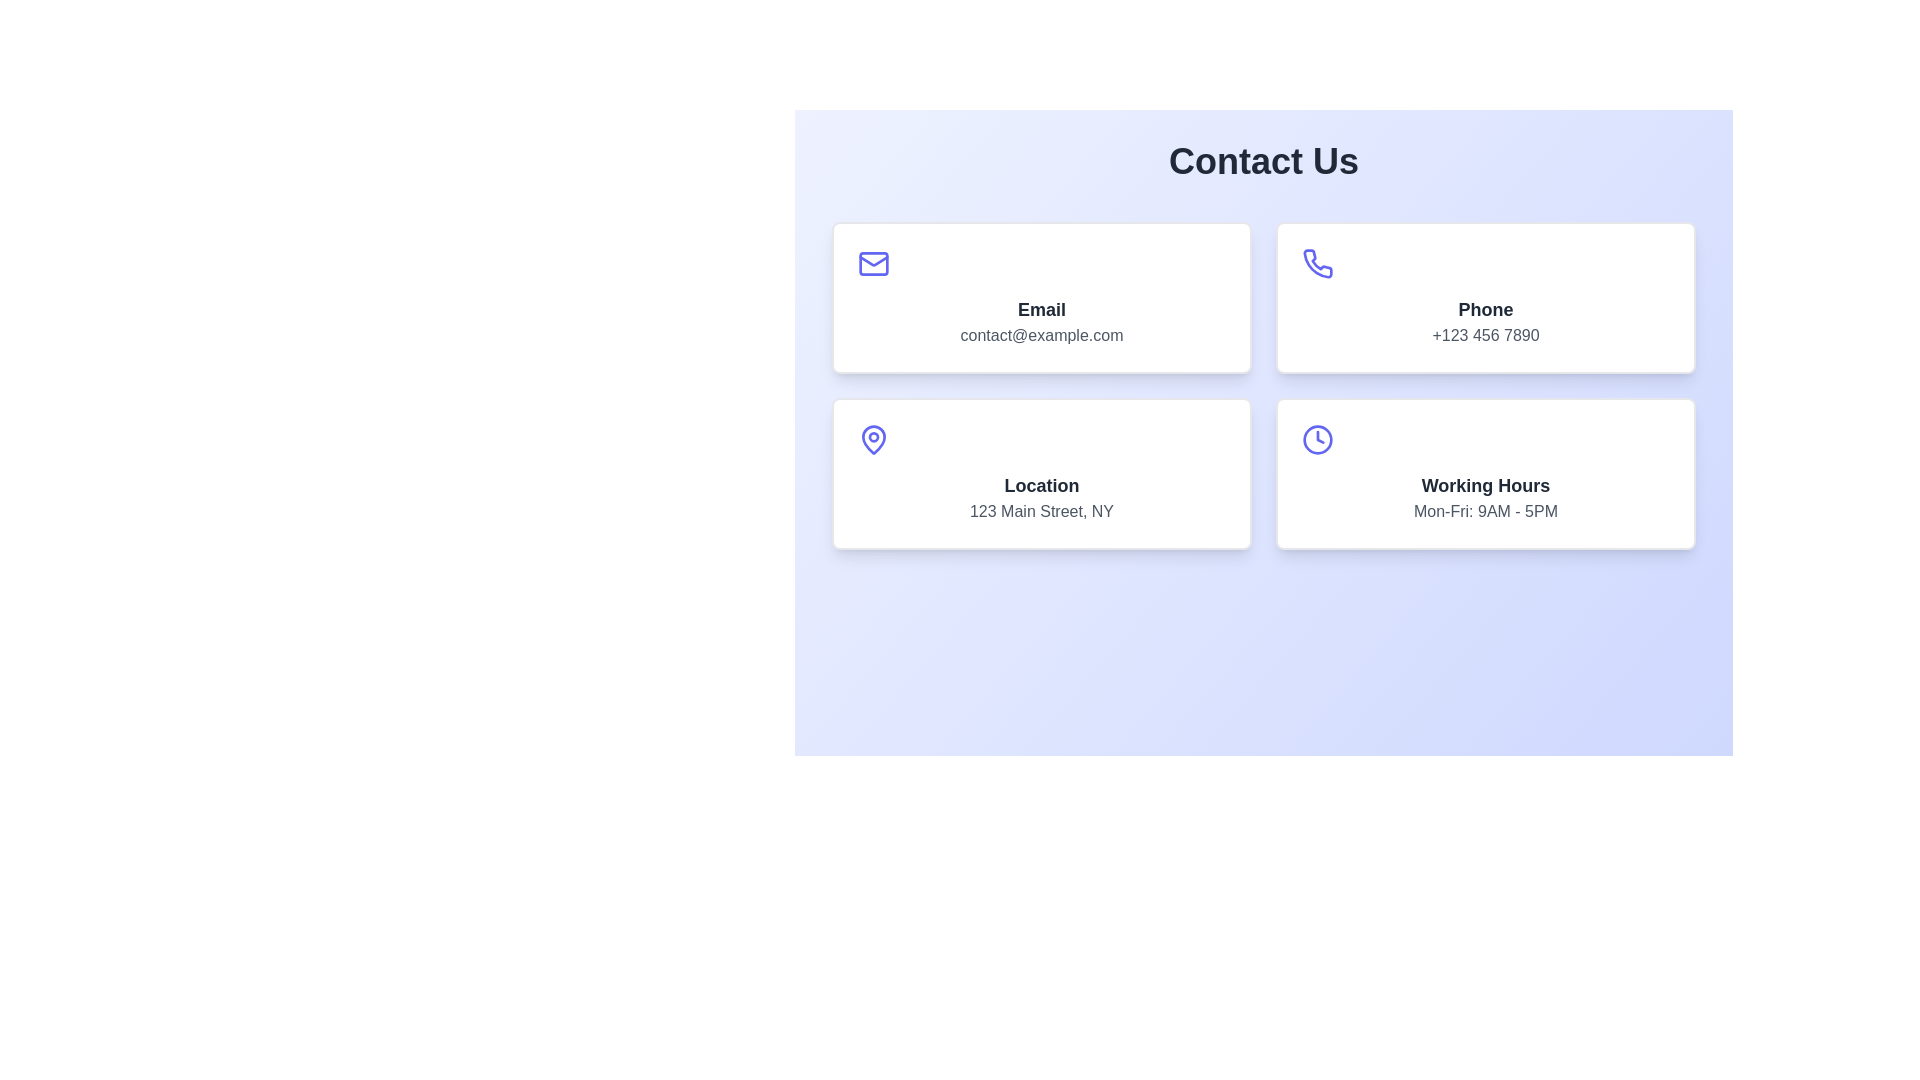  I want to click on the text label displaying the address '123 Main Street, NY', which is located beneath the 'Location' heading within a rectangular card, so click(1040, 511).